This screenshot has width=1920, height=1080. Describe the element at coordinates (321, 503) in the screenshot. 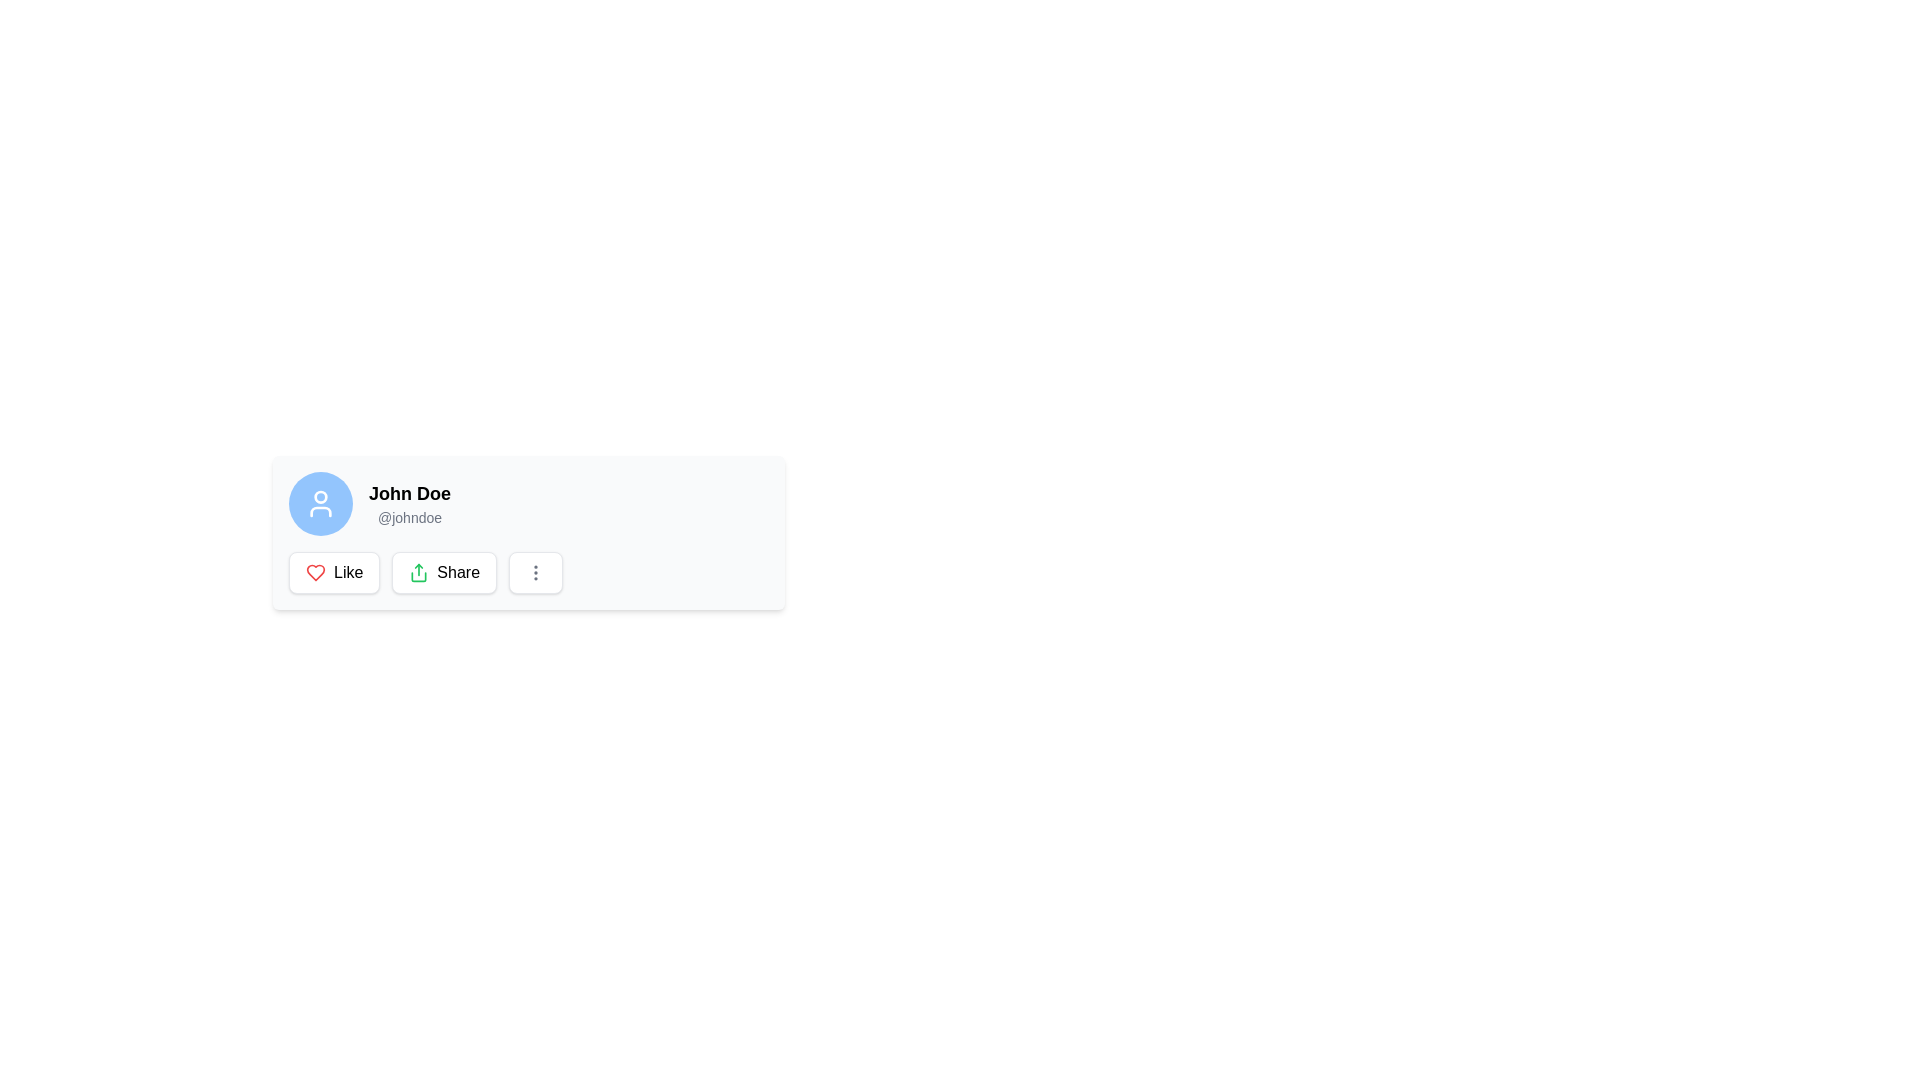

I see `the circular avatar placeholder representing the user profile image of 'John Doe'` at that location.